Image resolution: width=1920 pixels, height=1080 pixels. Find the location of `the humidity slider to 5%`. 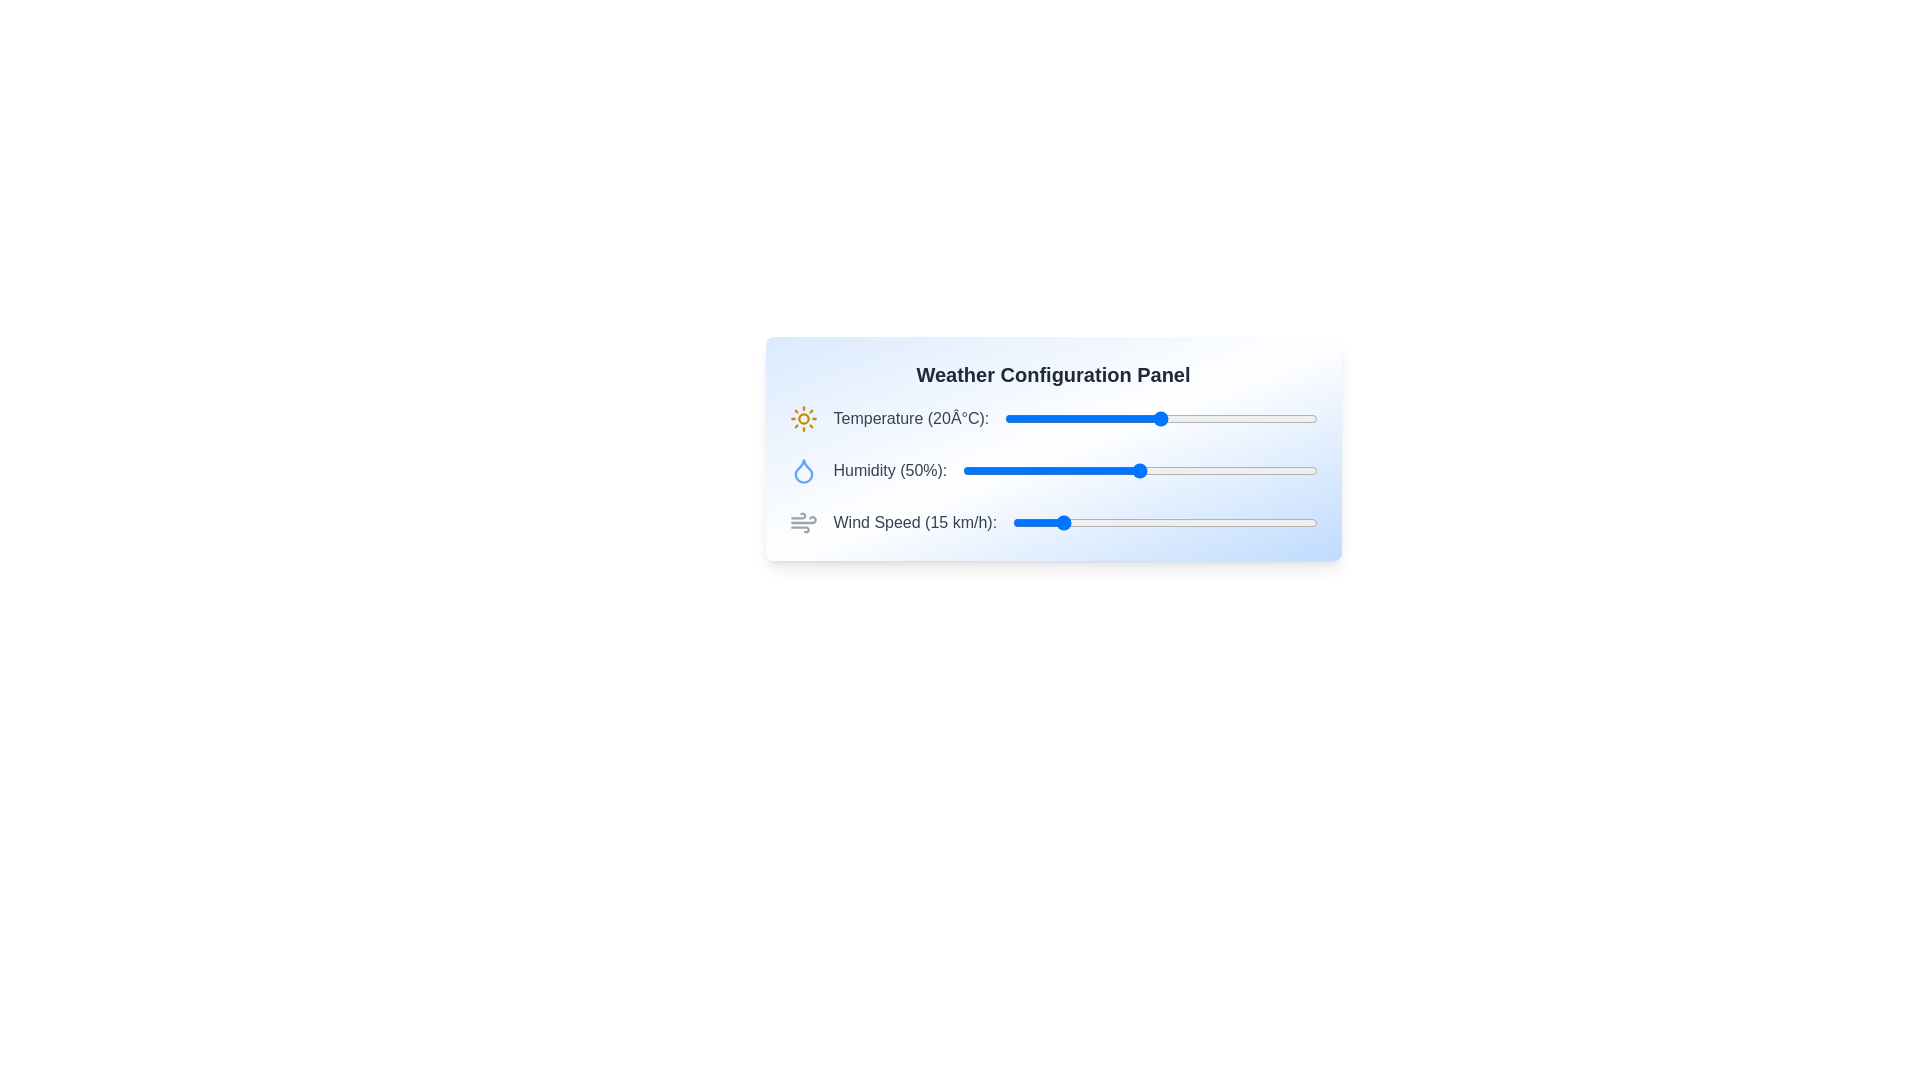

the humidity slider to 5% is located at coordinates (980, 470).